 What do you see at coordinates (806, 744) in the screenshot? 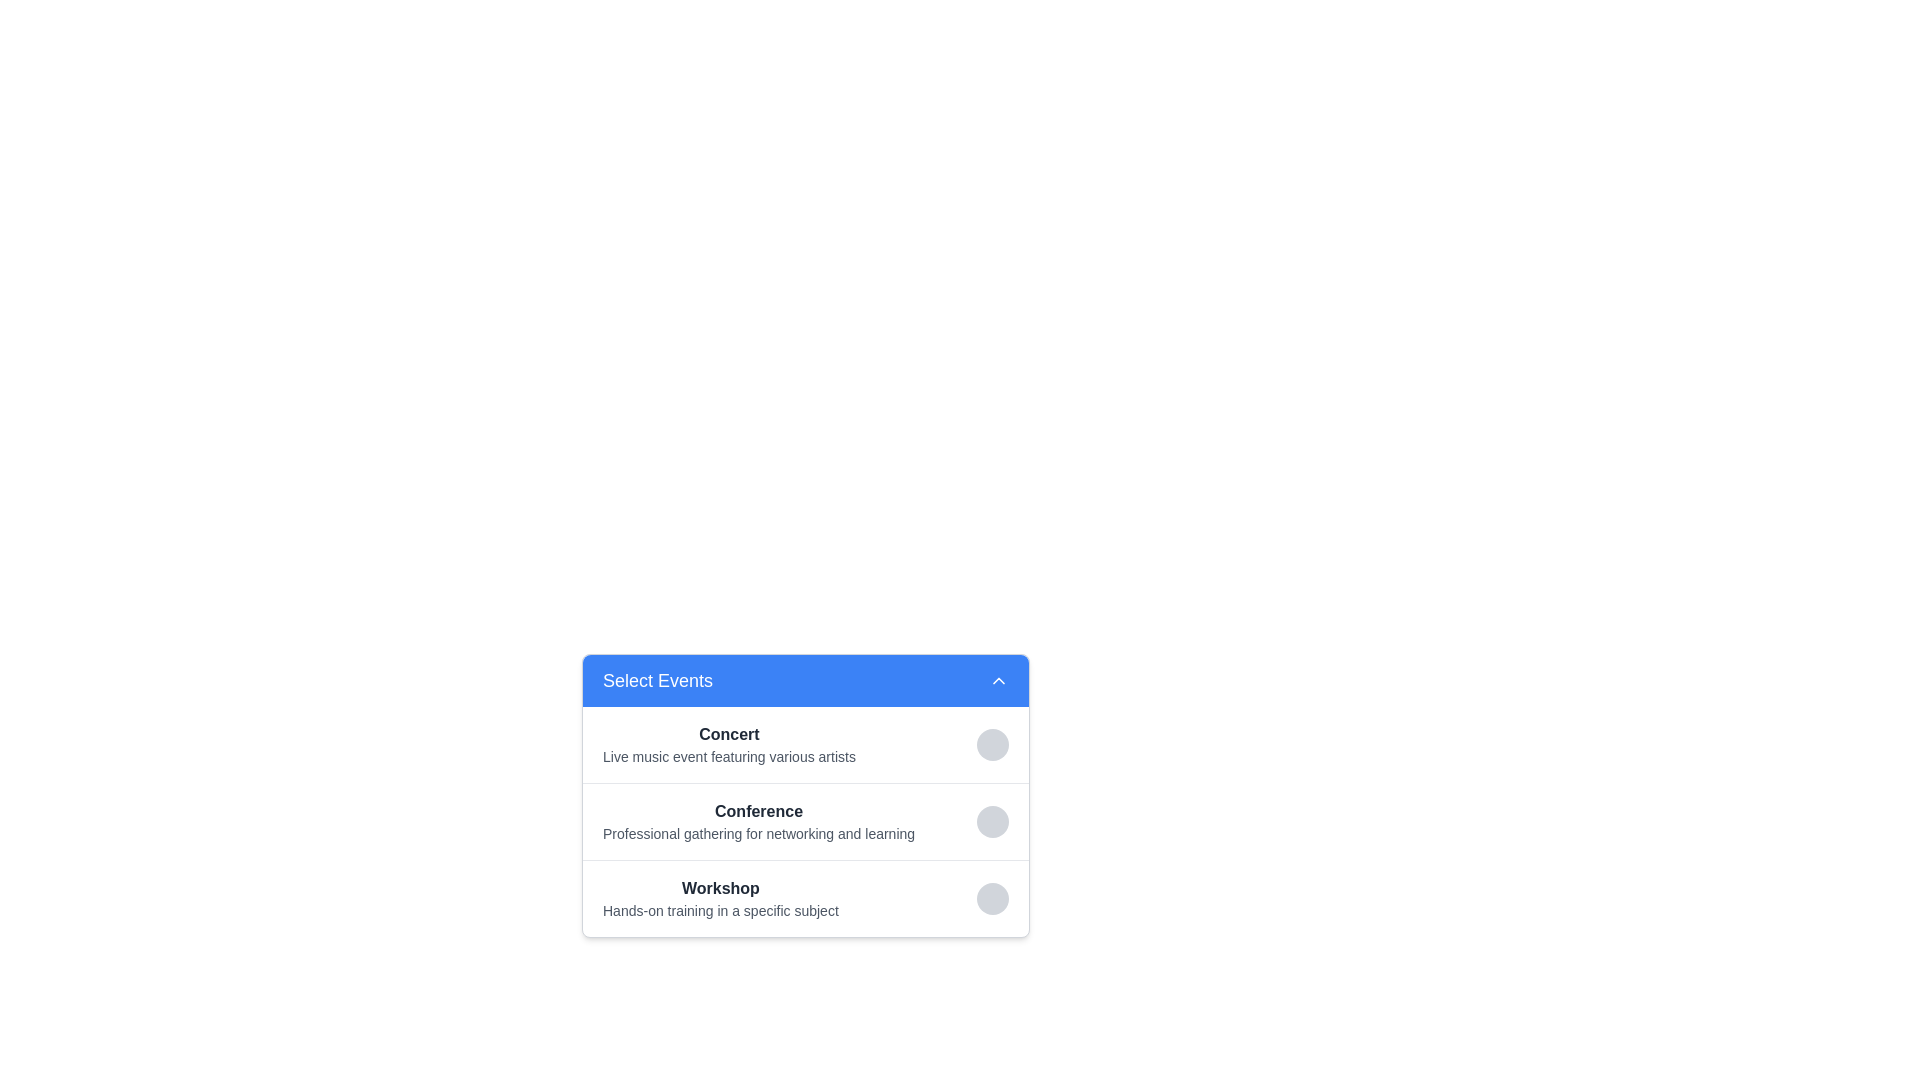
I see `the first list item titled 'Concert' within the 'Select Events' section, which includes an icon and description` at bounding box center [806, 744].